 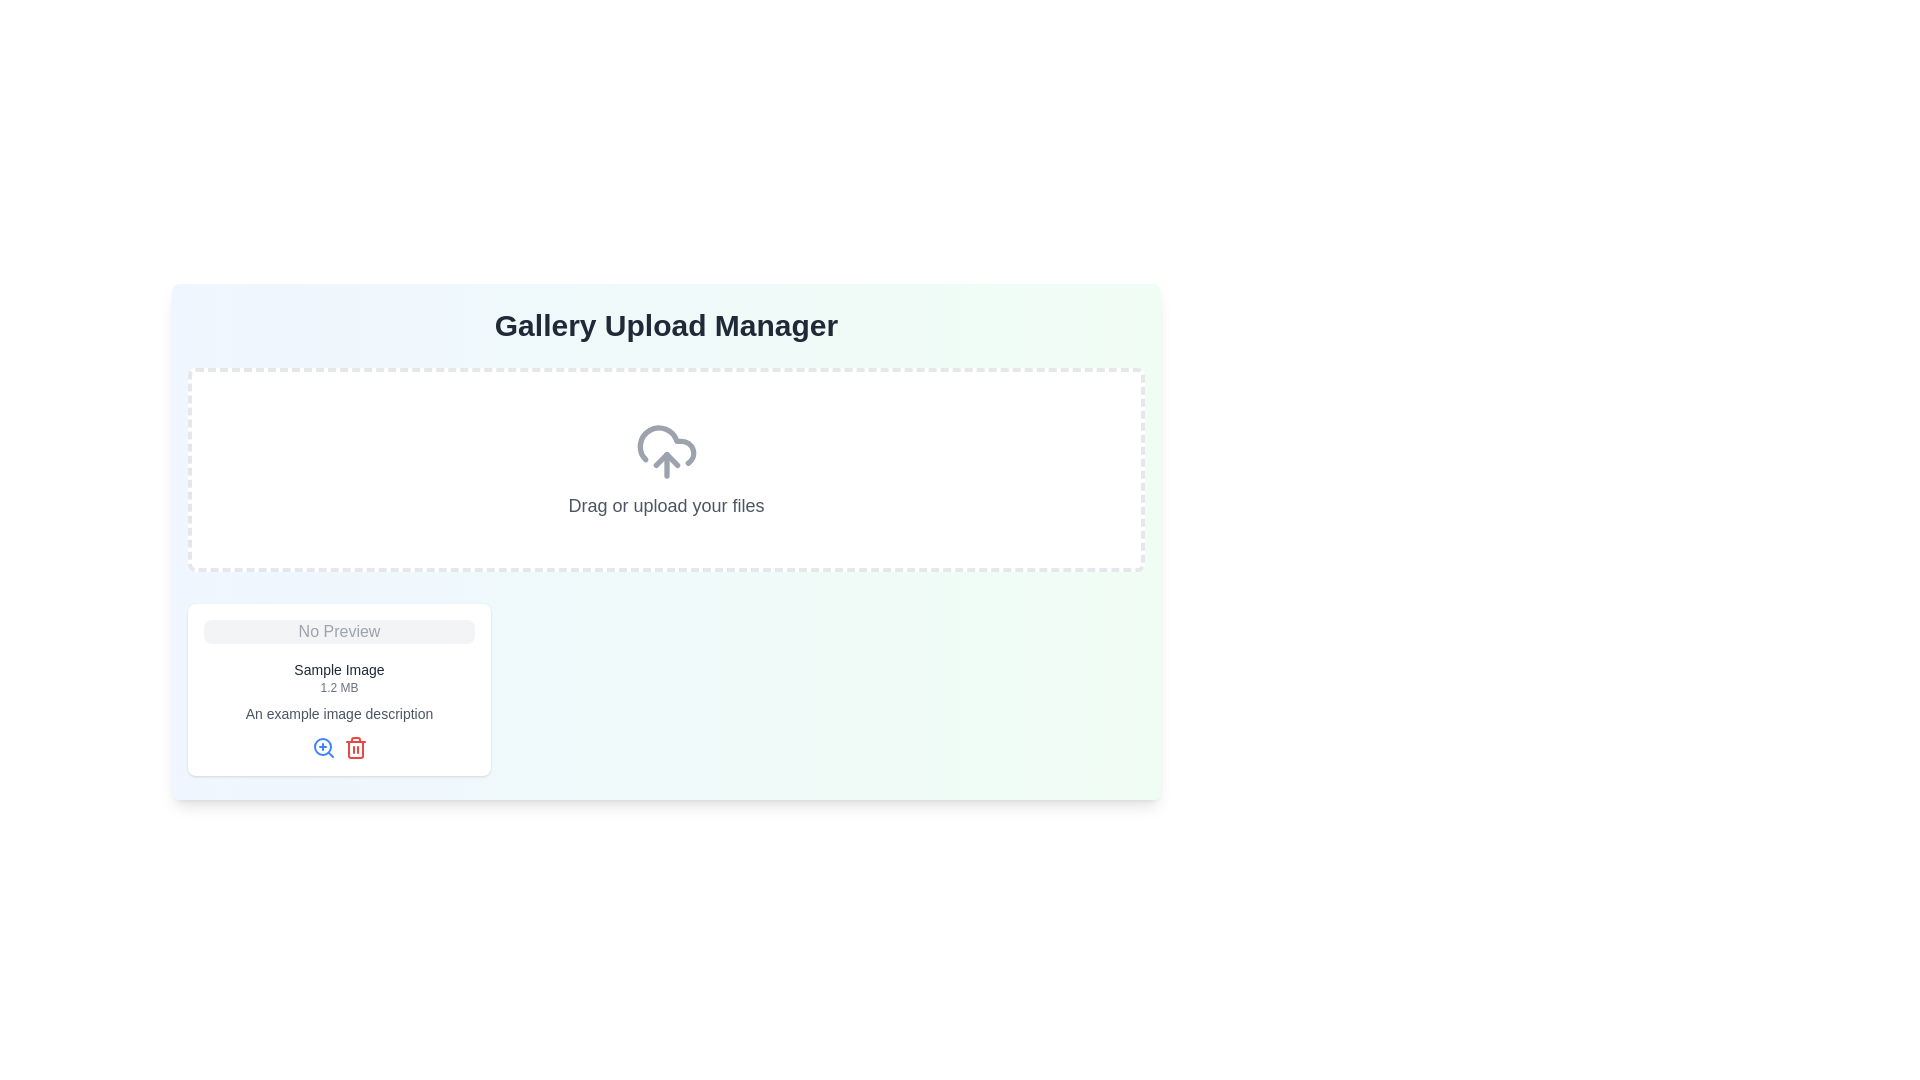 I want to click on the zoom-in icon located at the bottom-left corner of the preview card, which is the first icon in a horizontal group of two icons, adjacent to a red trash icon, so click(x=323, y=748).